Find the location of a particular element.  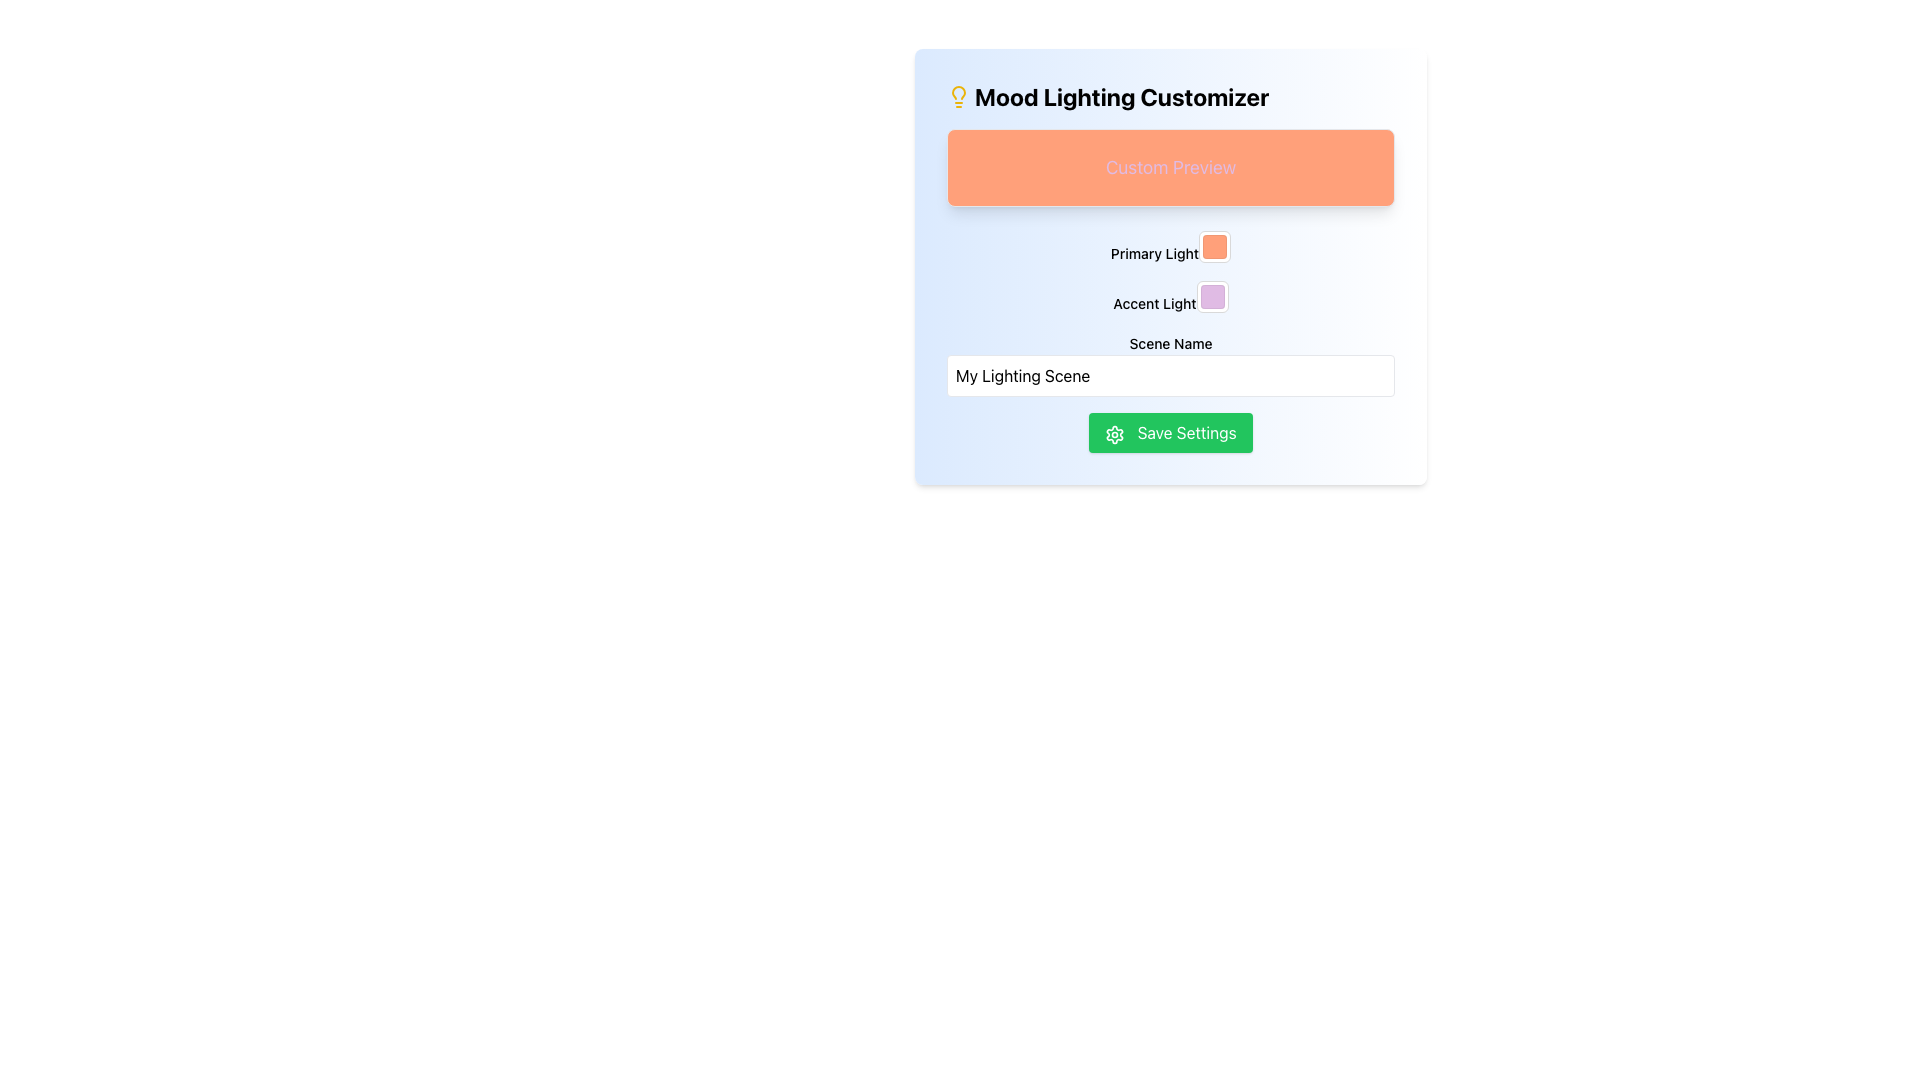

the 'Scene Name' label, which is displayed in a small font size and medium weight, positioned above the input field labeled 'My Lighting Scene' is located at coordinates (1171, 342).